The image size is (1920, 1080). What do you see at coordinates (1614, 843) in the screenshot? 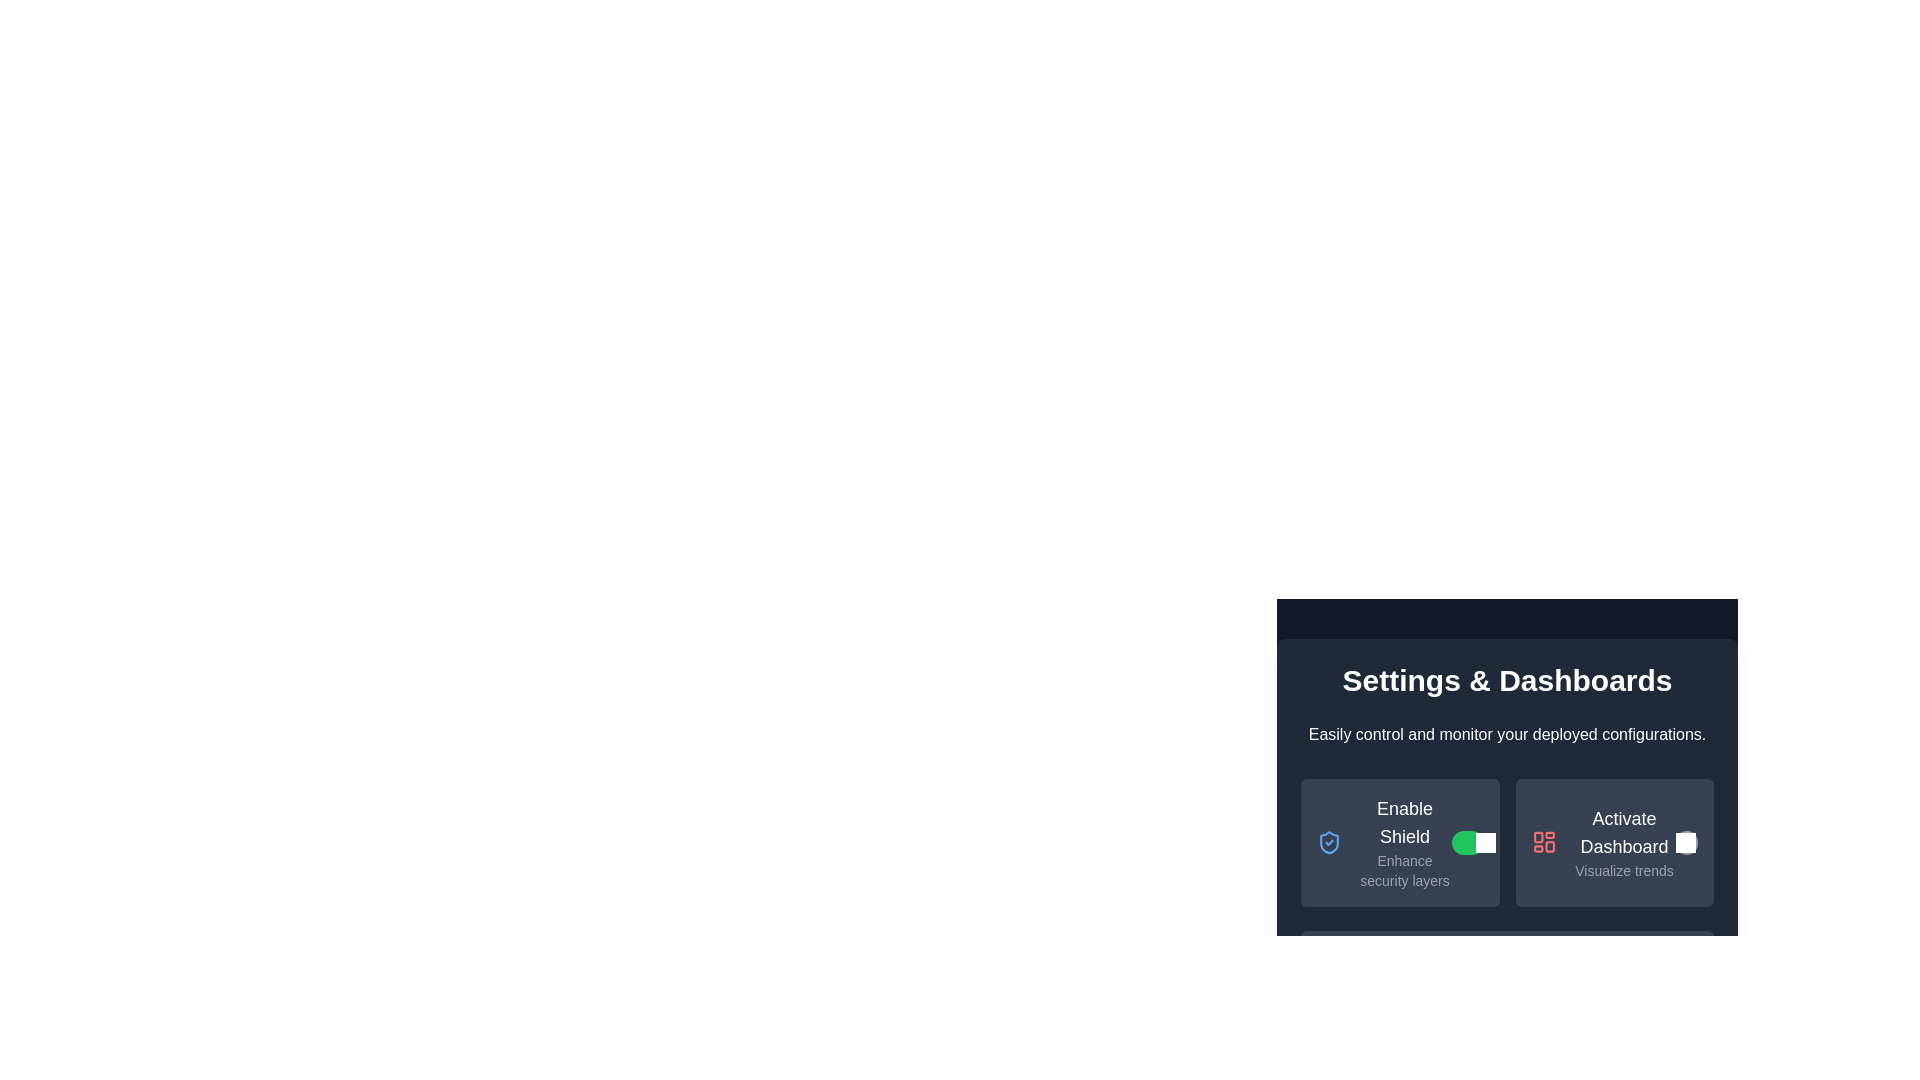
I see `the Control group with toggle switch labeled 'Activate Dashboard'` at bounding box center [1614, 843].